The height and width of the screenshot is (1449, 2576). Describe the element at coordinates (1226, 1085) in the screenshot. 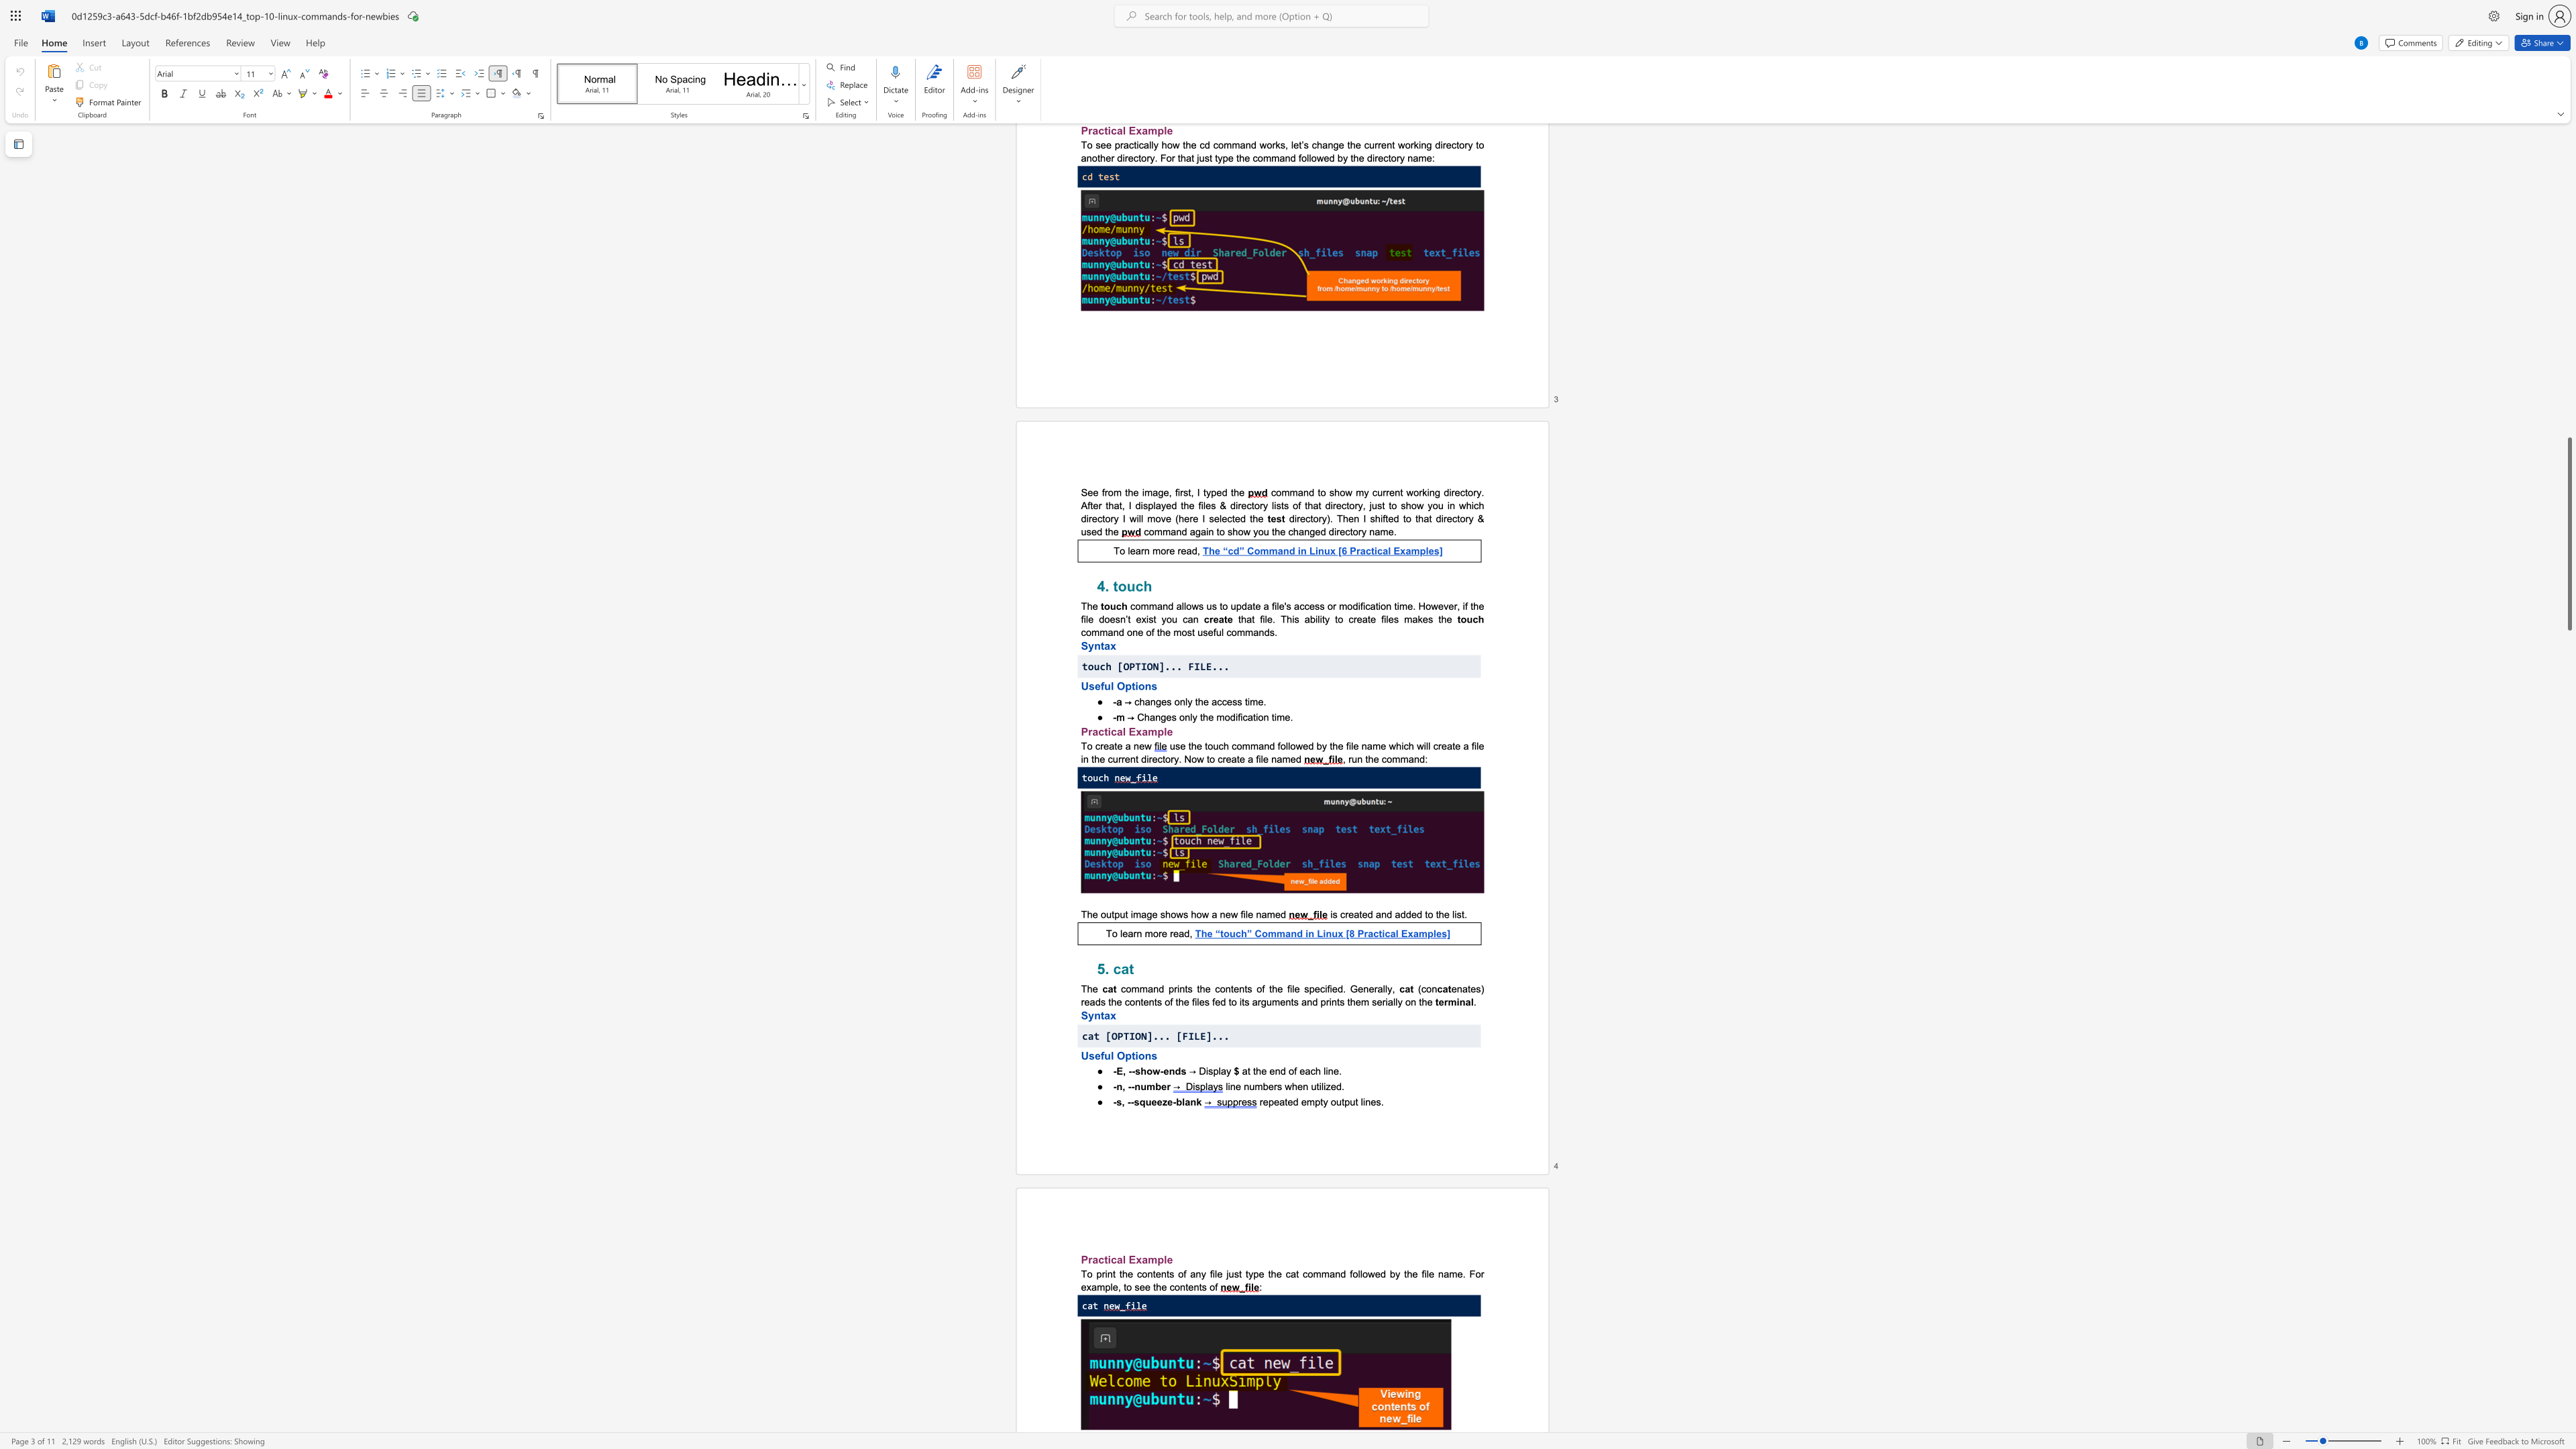

I see `the subset text "line numbers when" within the text "line numbers when"` at that location.